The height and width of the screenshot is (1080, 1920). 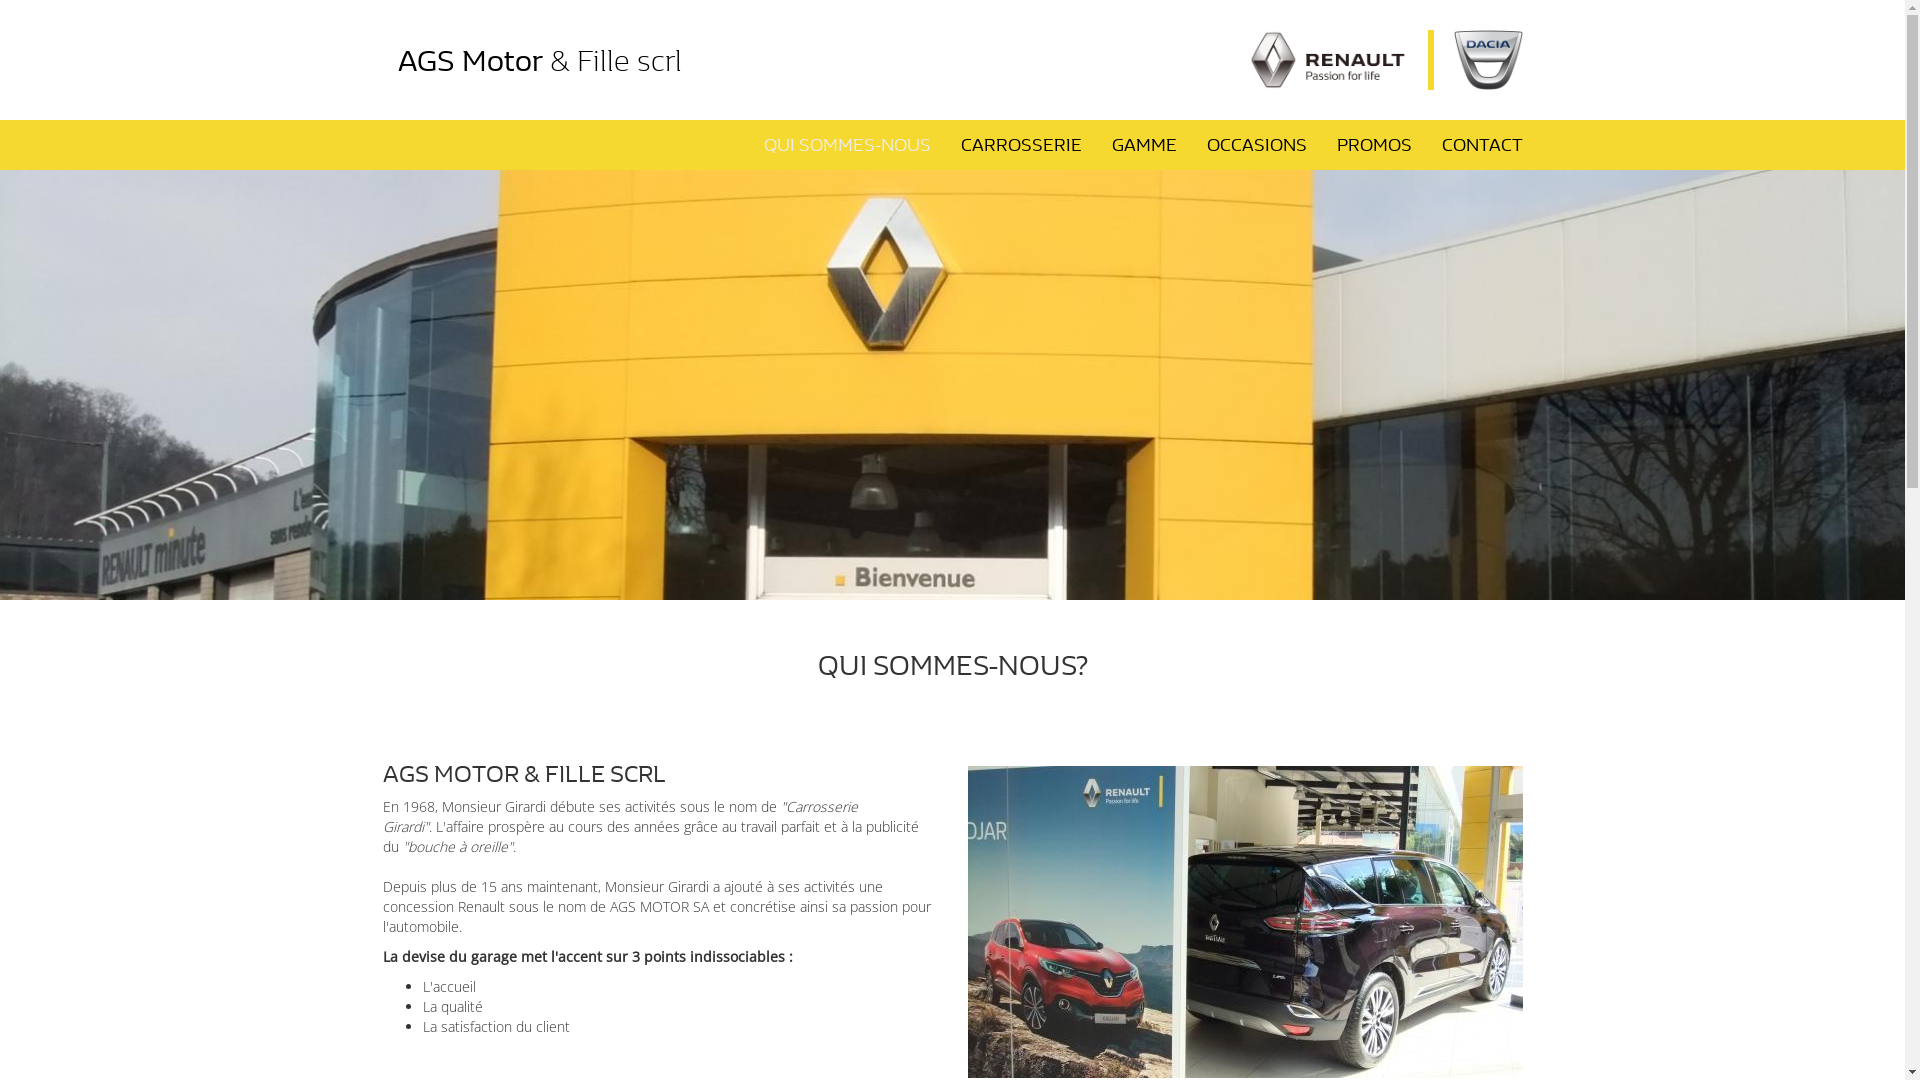 I want to click on 'GAMME', so click(x=1143, y=144).